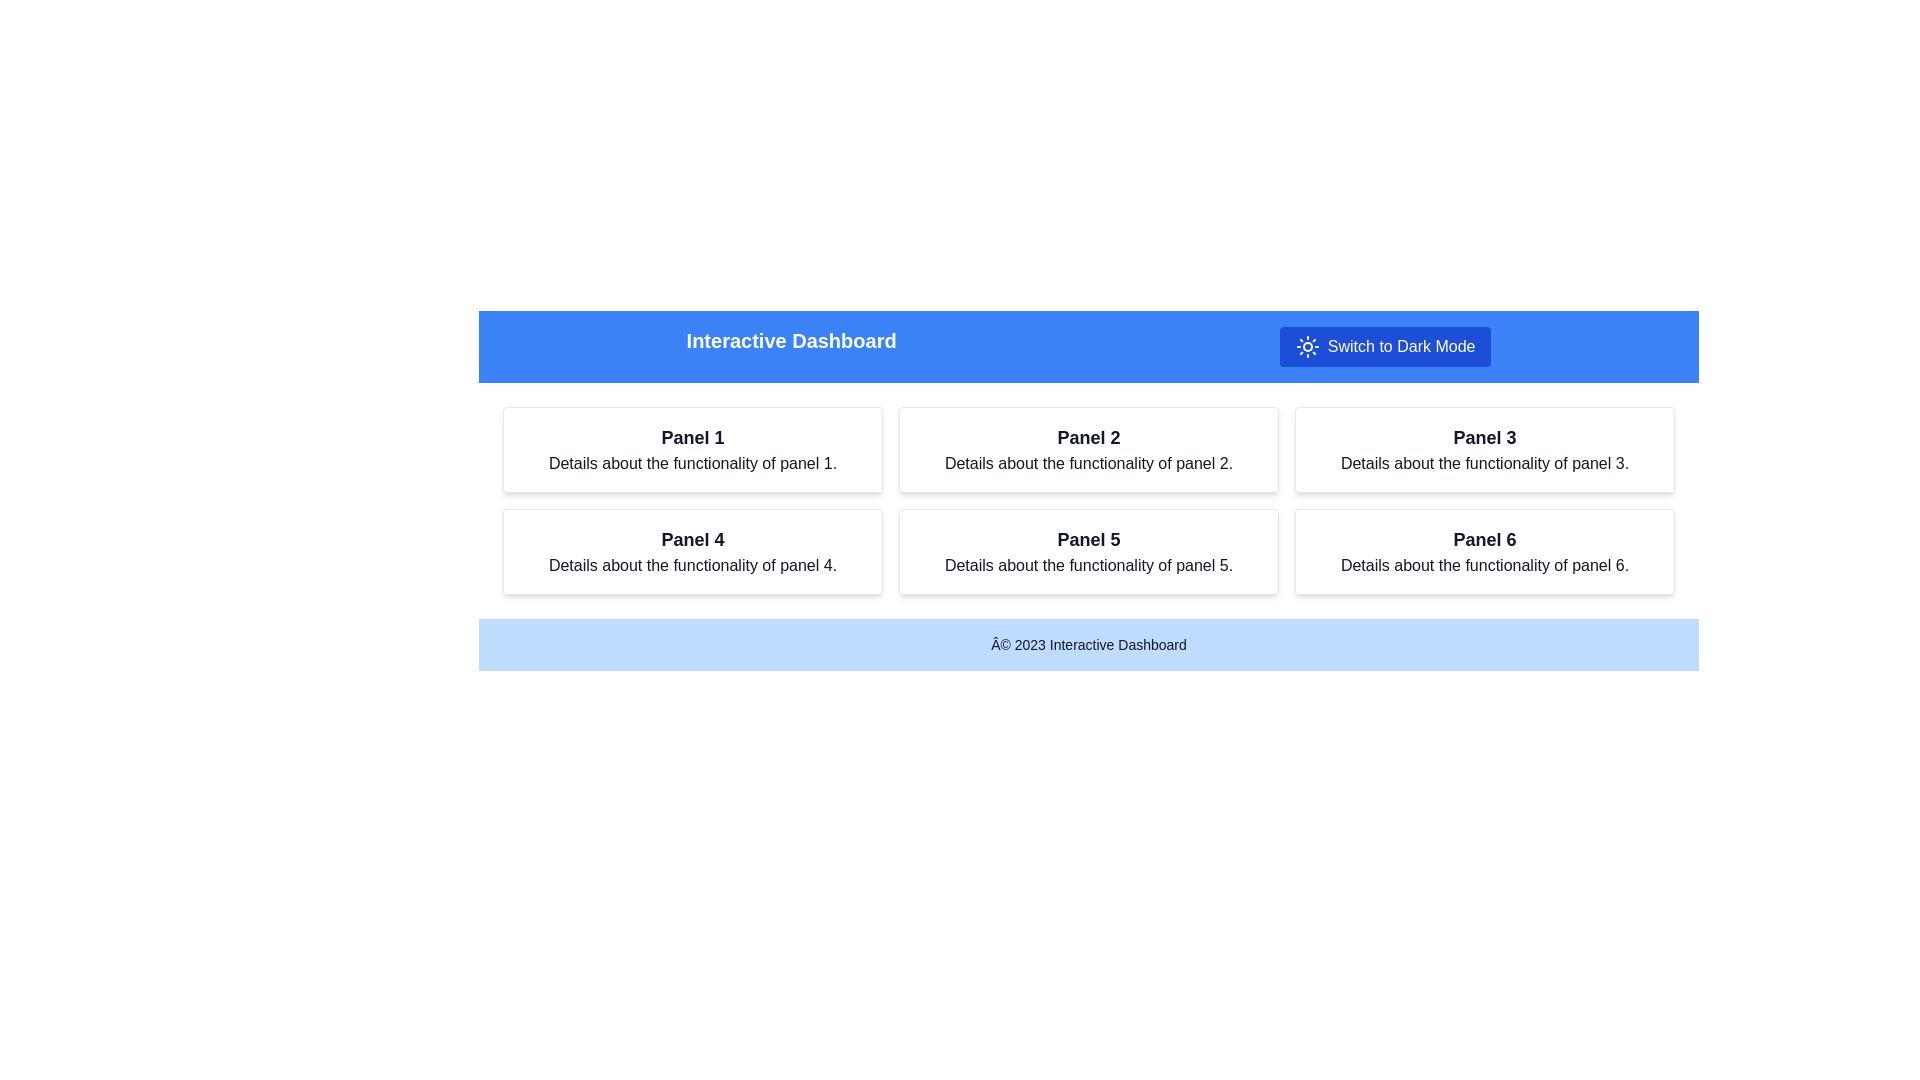  Describe the element at coordinates (692, 540) in the screenshot. I see `the static text that serves as the title of the panel, which is centered horizontally in the second row of panels` at that location.